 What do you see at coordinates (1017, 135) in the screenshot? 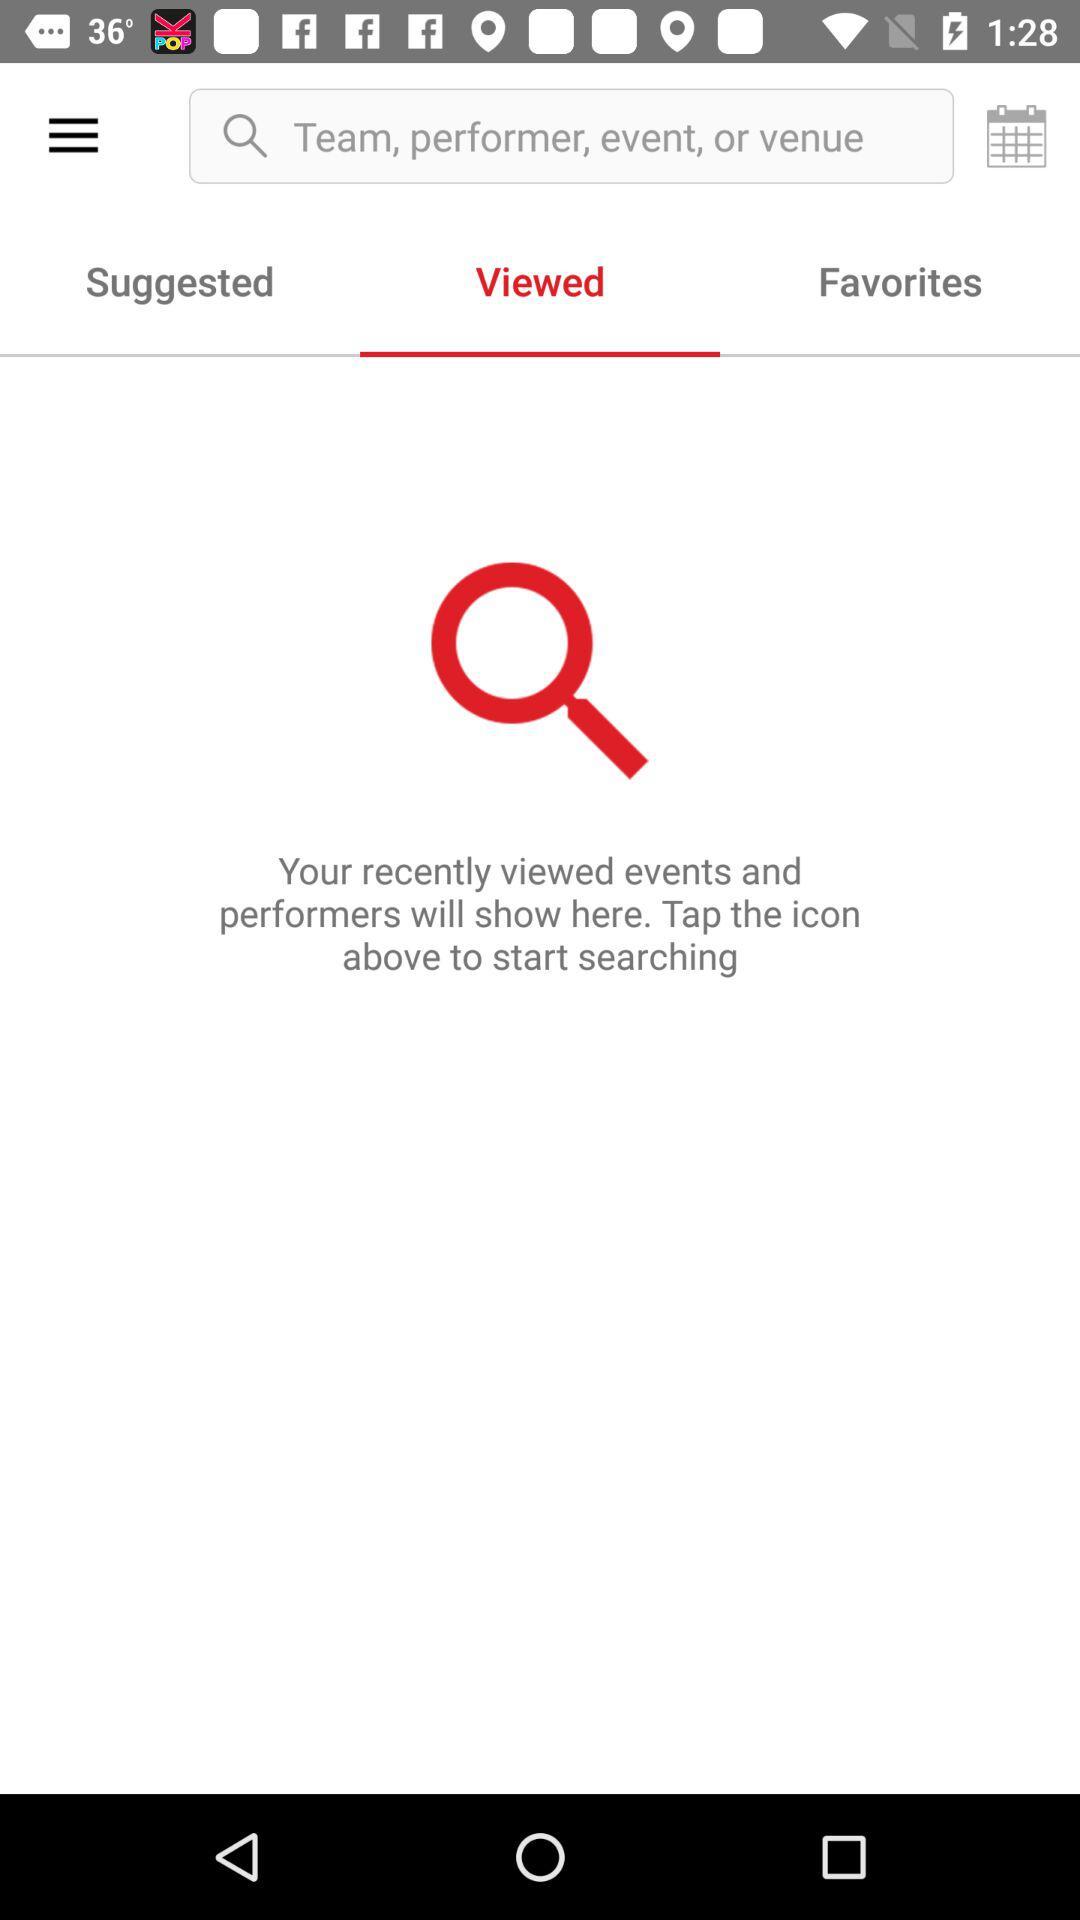
I see `the icon to the right of team performer event icon` at bounding box center [1017, 135].